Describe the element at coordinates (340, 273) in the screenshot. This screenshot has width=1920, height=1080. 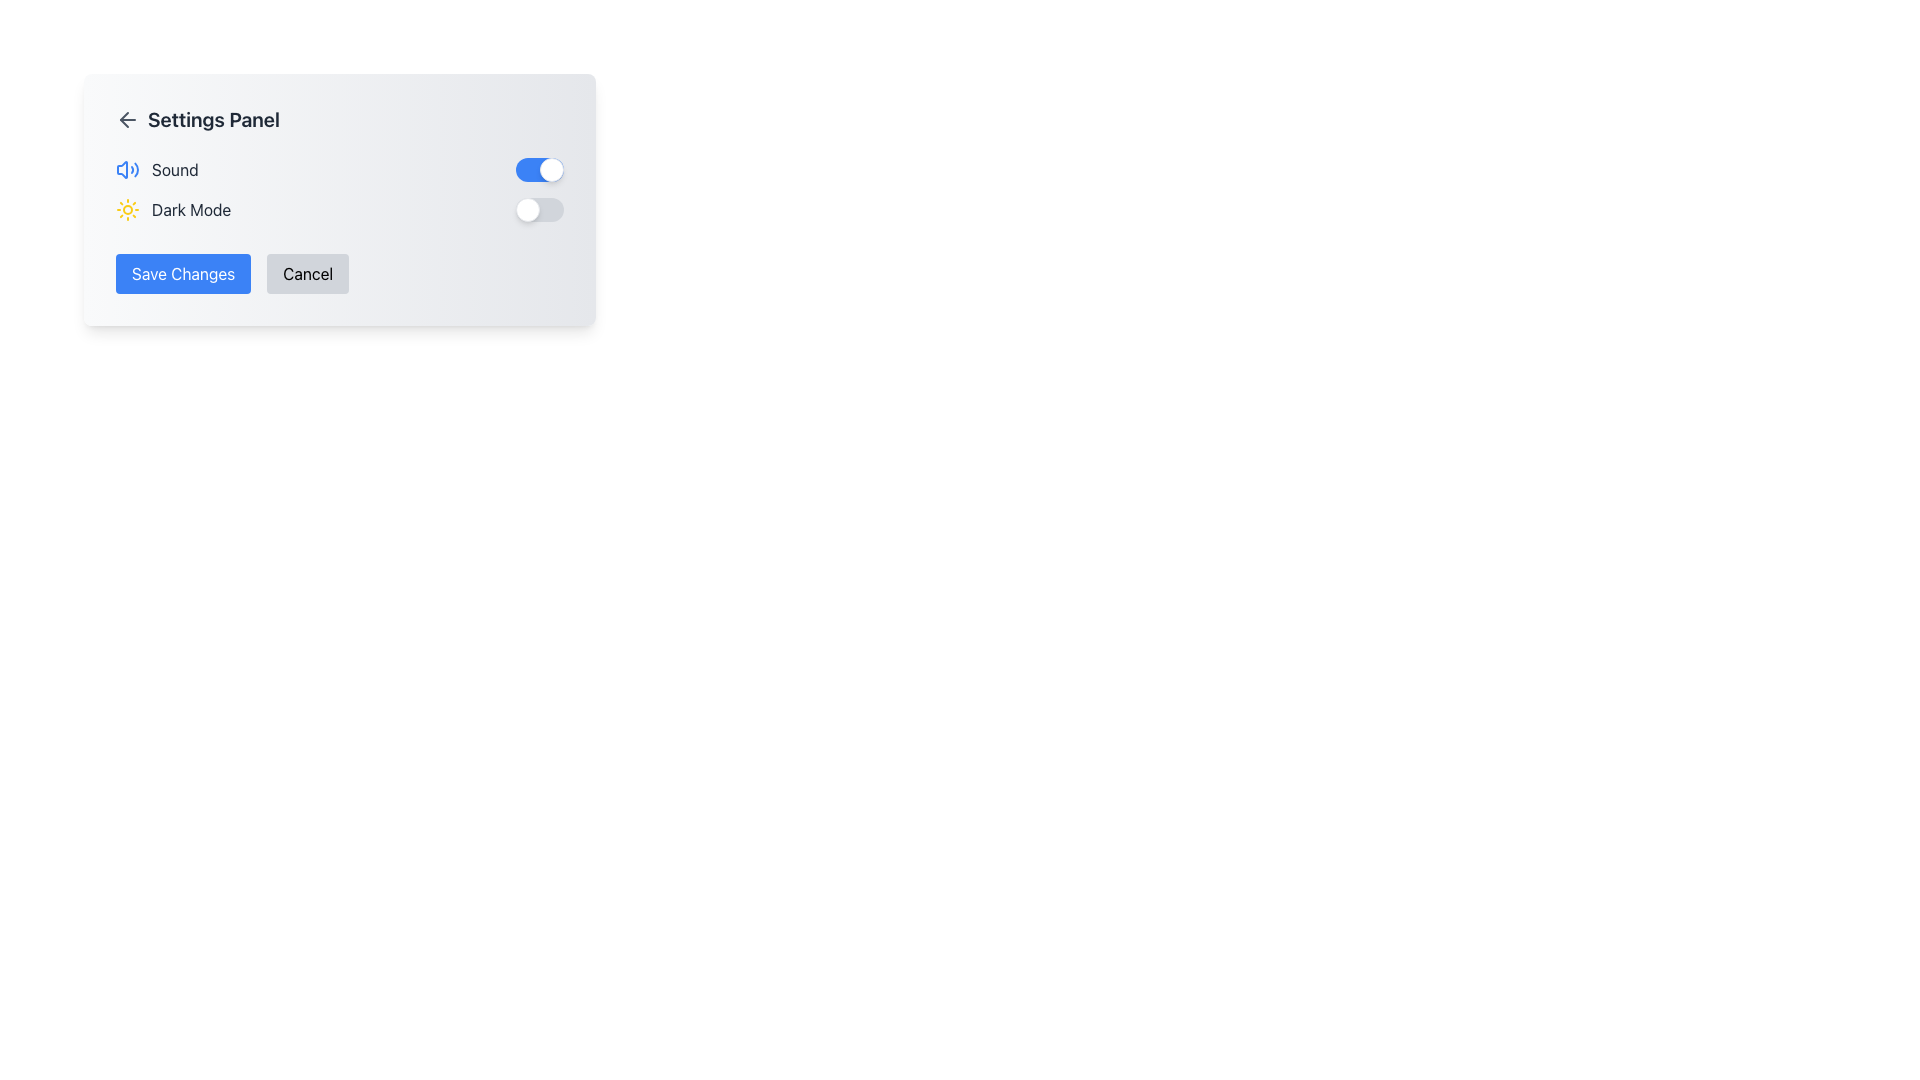
I see `the 'Cancel' button located within the Button group at the bottom of the settings panel` at that location.